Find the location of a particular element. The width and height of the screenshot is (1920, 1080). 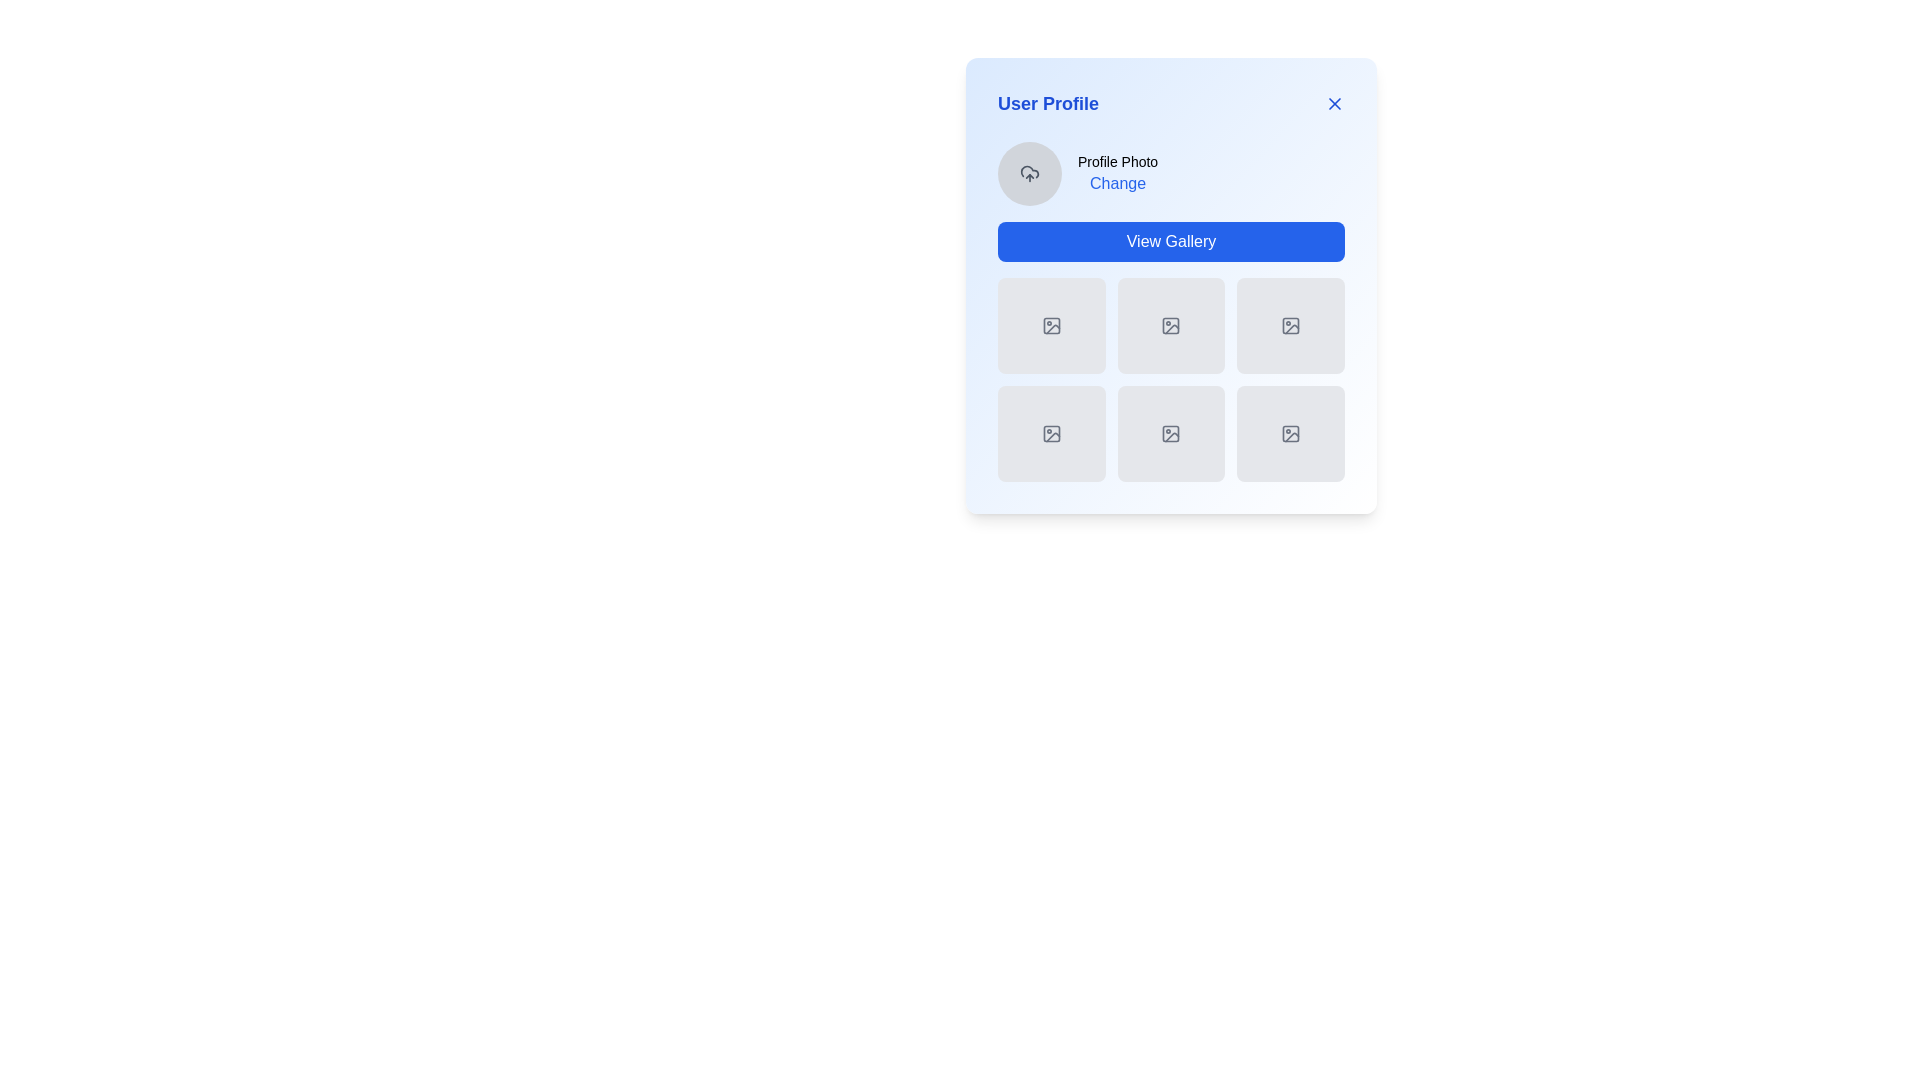

the image placeholder icon located in the second row, second column of the 3x3 grid, beneath the 'View Gallery' button is located at coordinates (1171, 325).